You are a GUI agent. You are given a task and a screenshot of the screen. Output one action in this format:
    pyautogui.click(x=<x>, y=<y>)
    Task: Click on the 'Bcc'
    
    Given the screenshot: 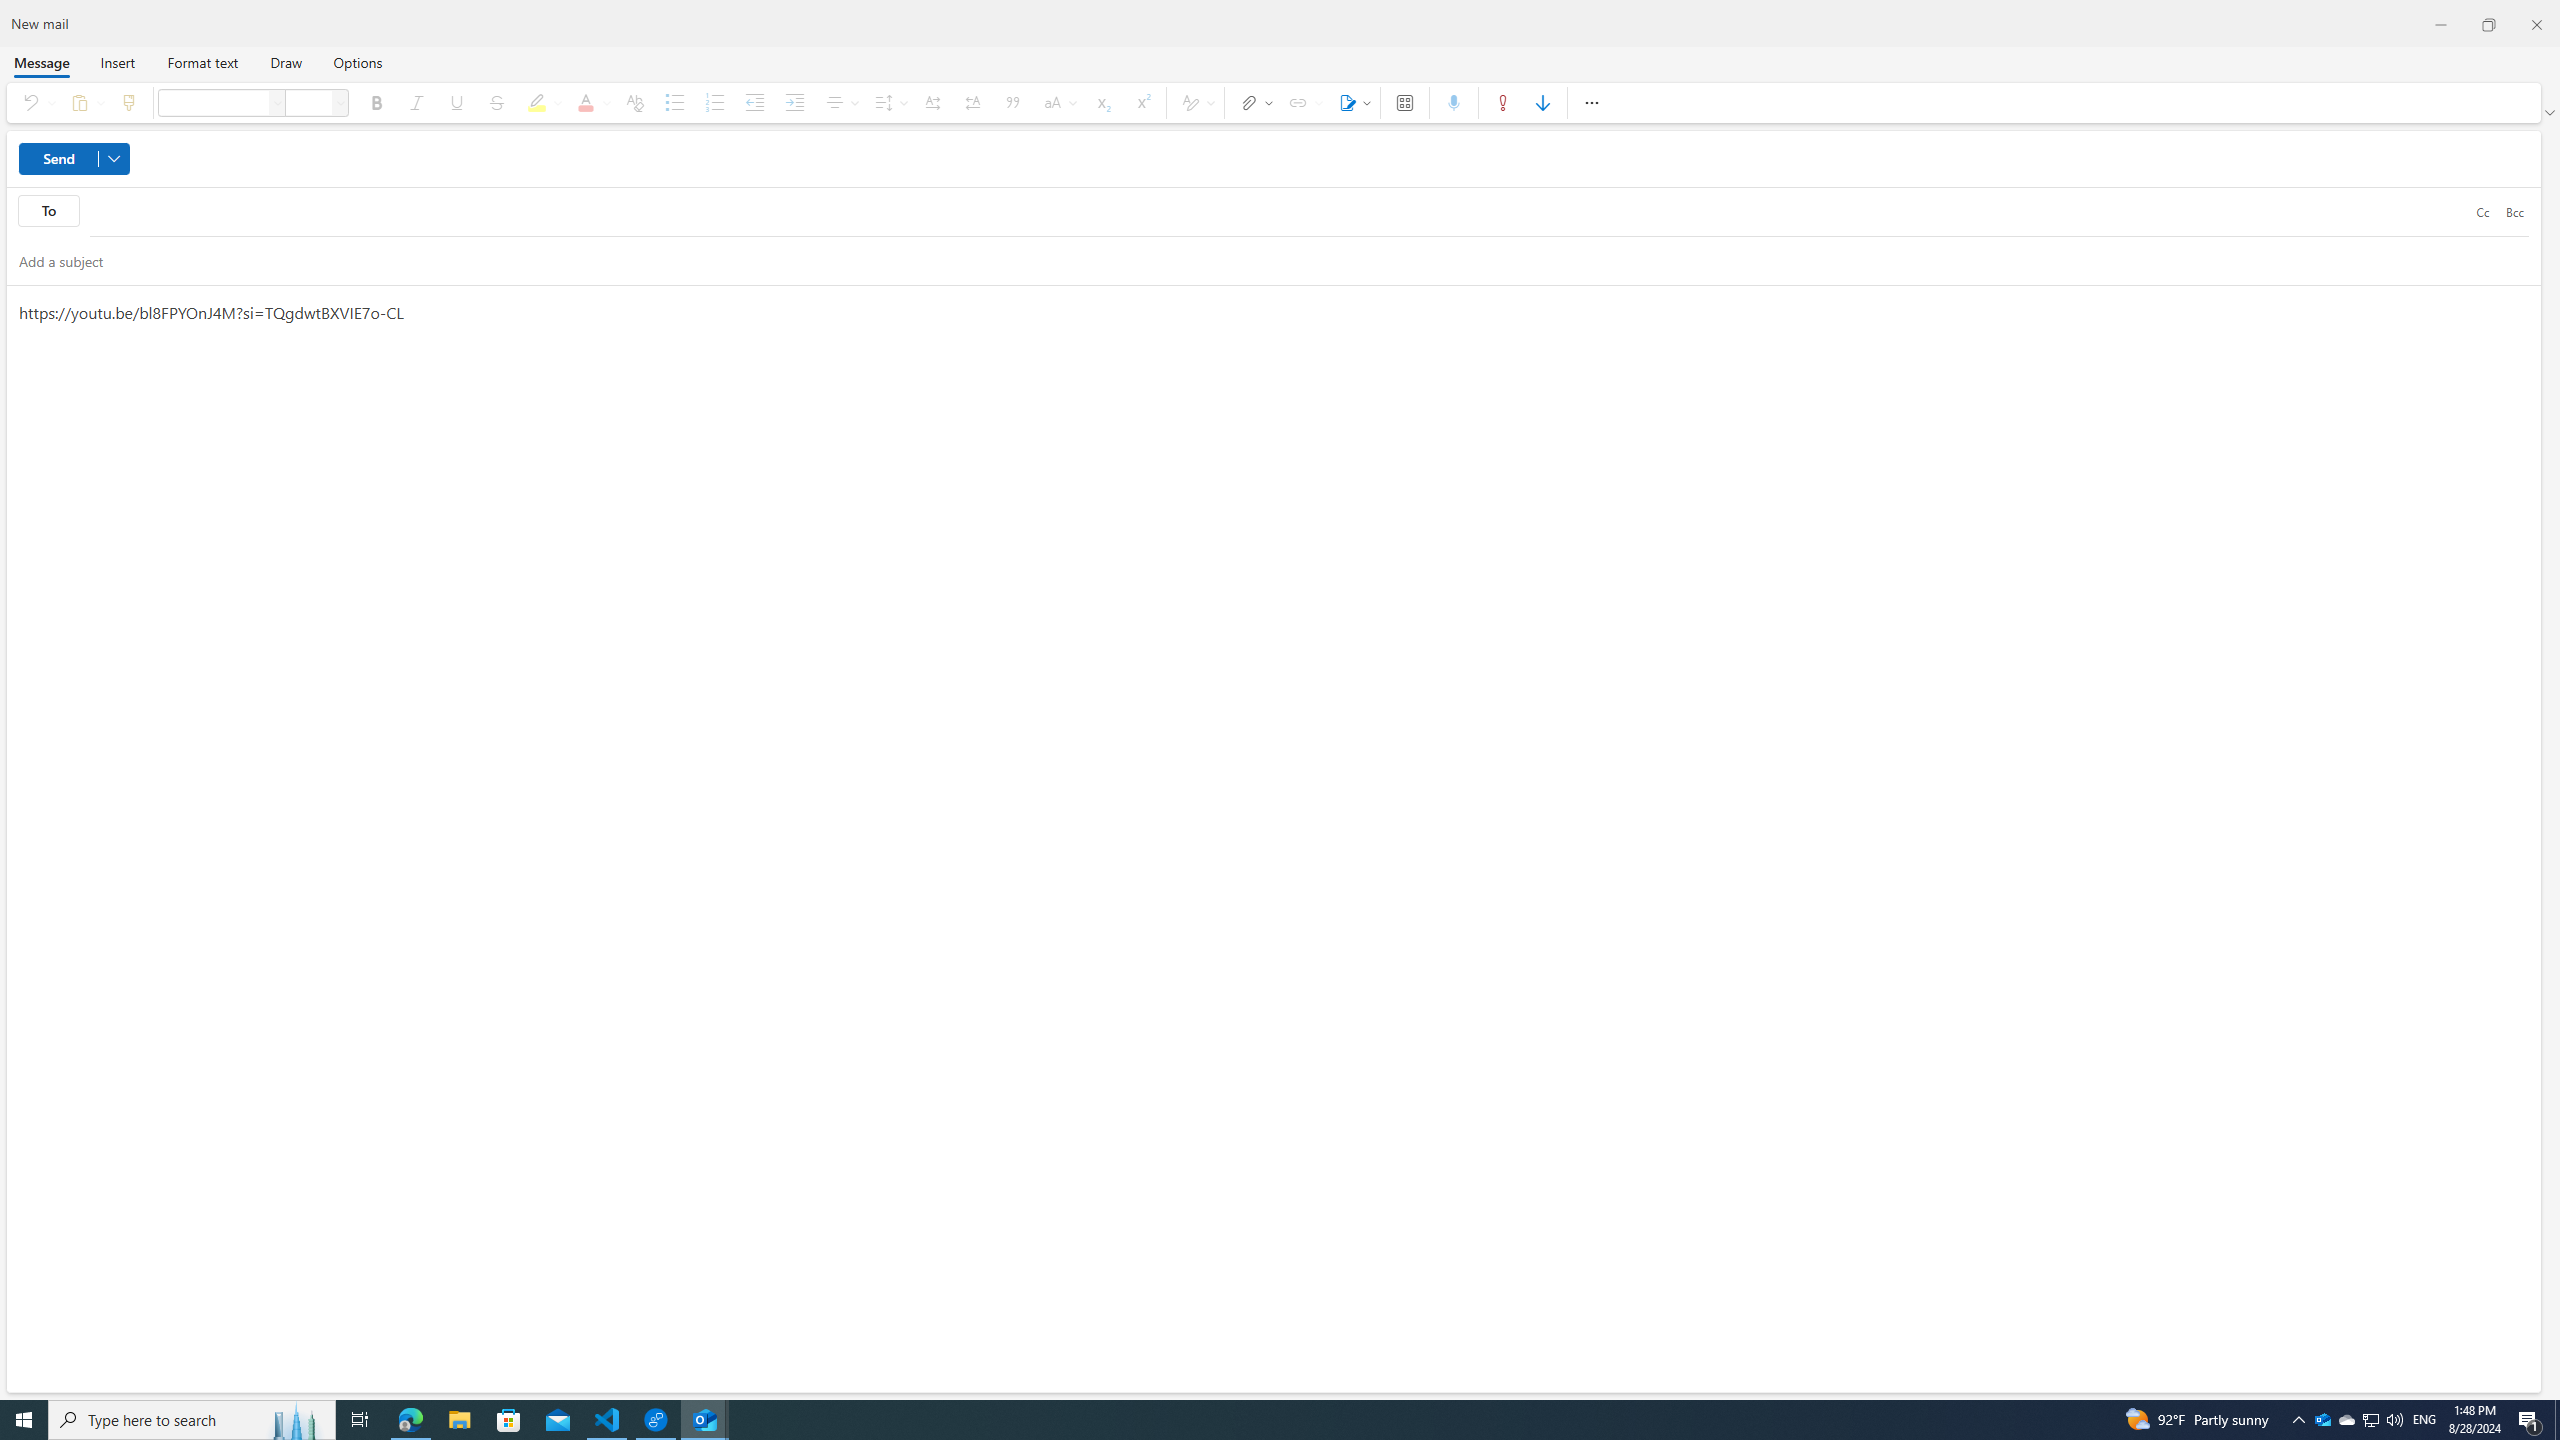 What is the action you would take?
    pyautogui.click(x=2515, y=210)
    